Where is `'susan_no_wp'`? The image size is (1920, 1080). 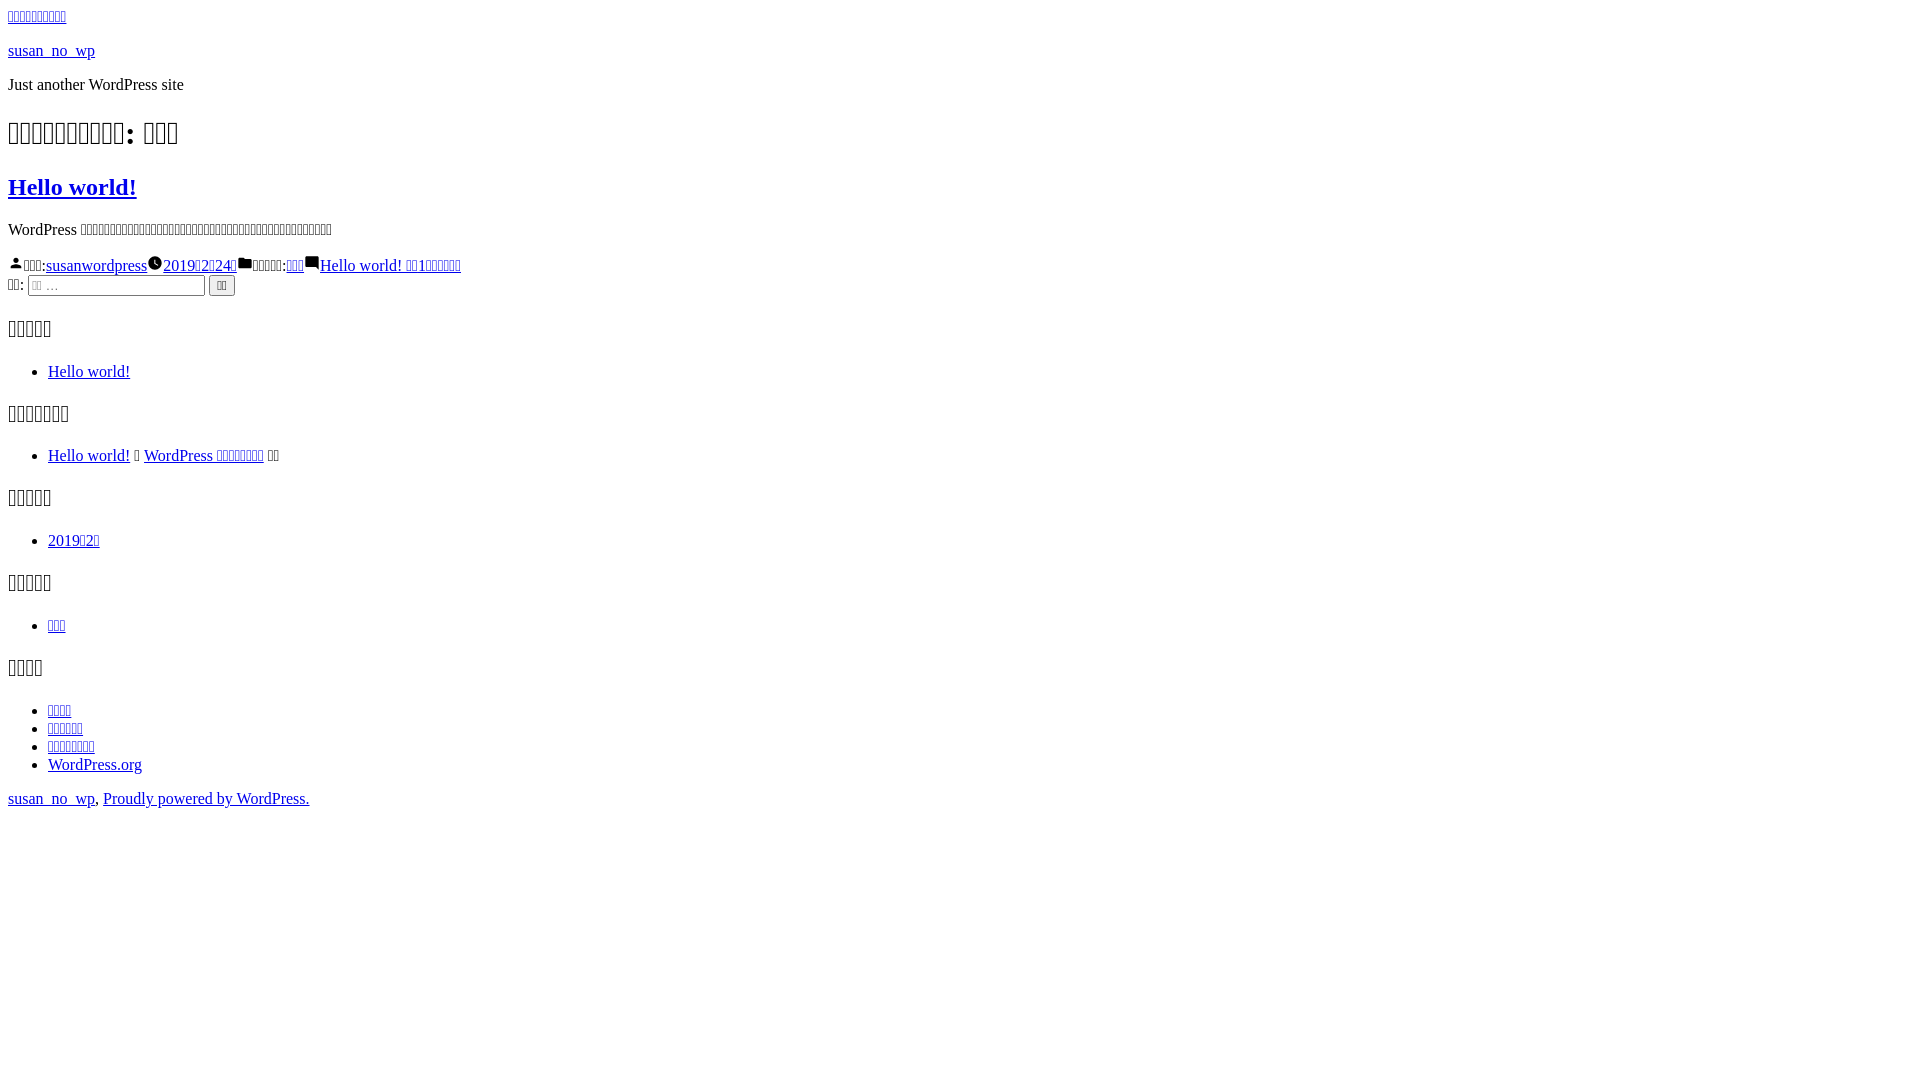
'susan_no_wp' is located at coordinates (51, 49).